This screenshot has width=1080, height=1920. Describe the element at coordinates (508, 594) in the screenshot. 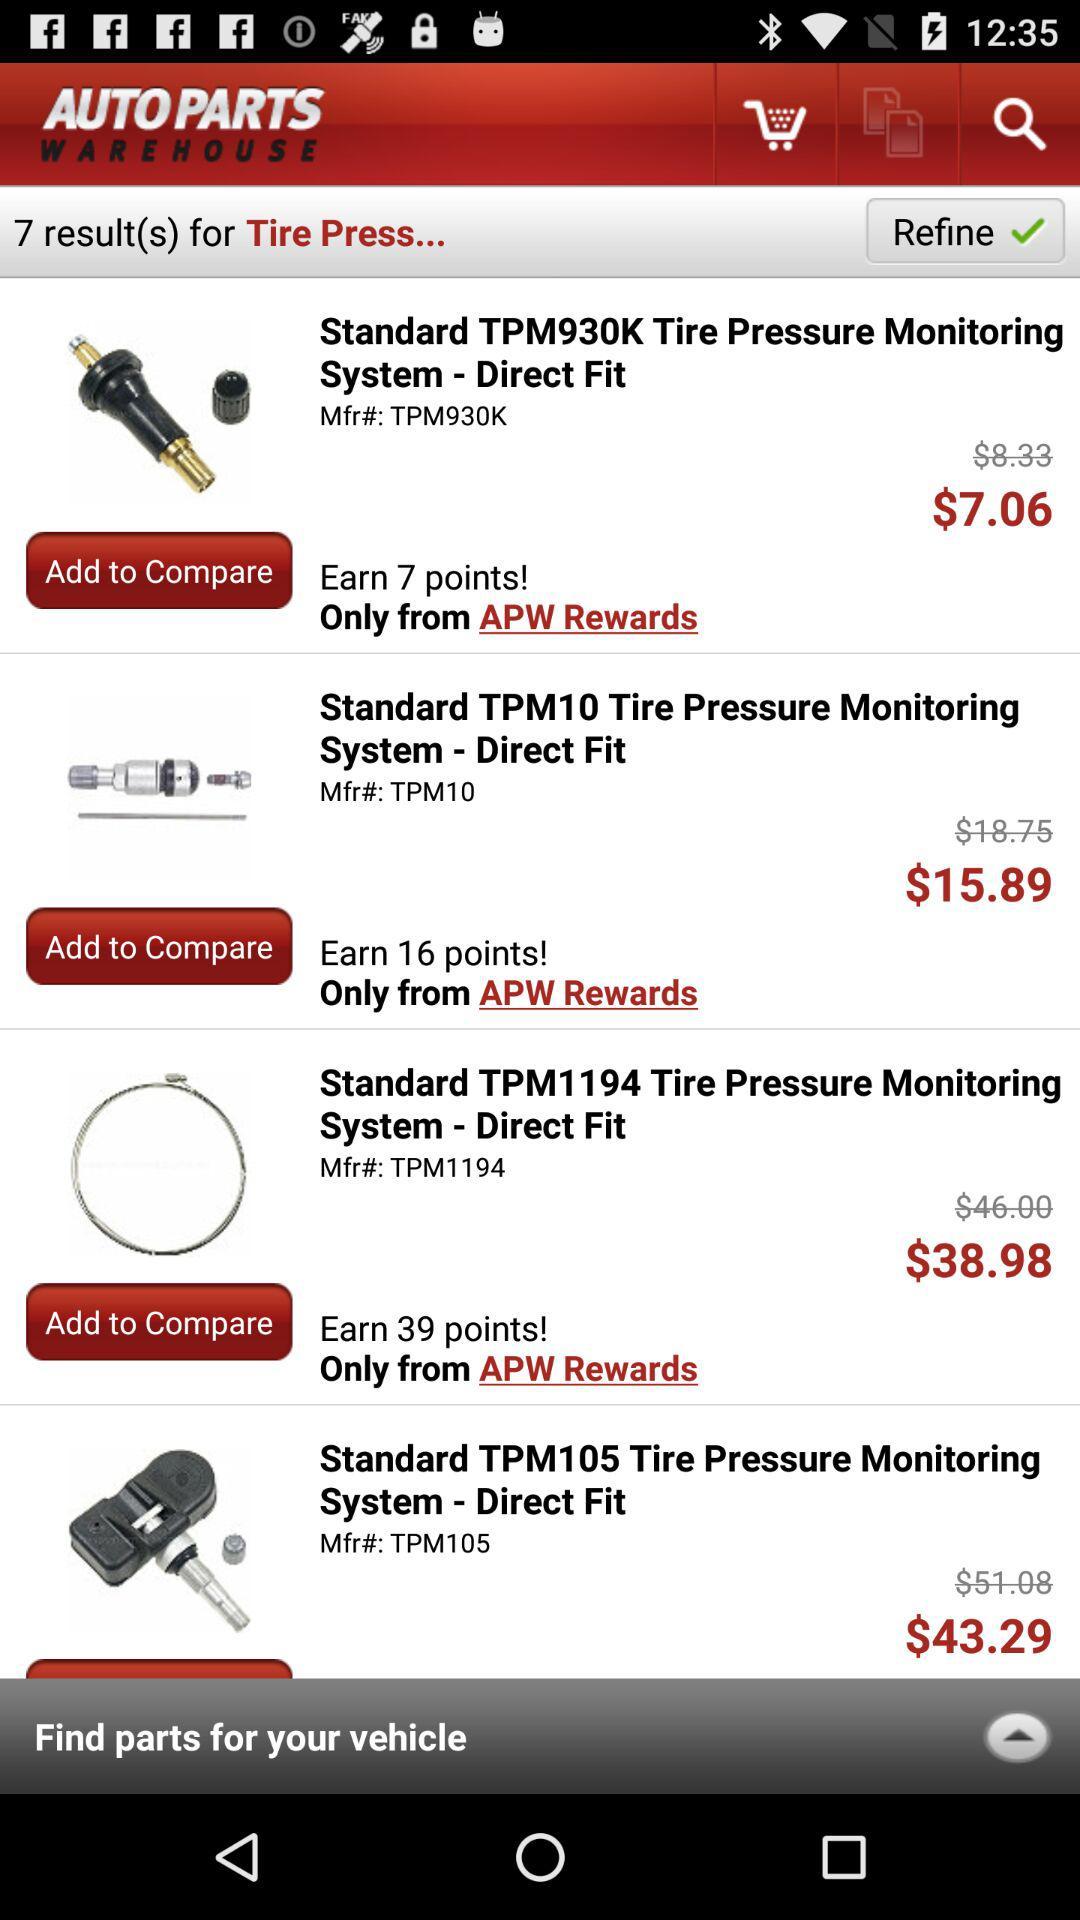

I see `the text  earn 7 points beside add to compare of first row` at that location.